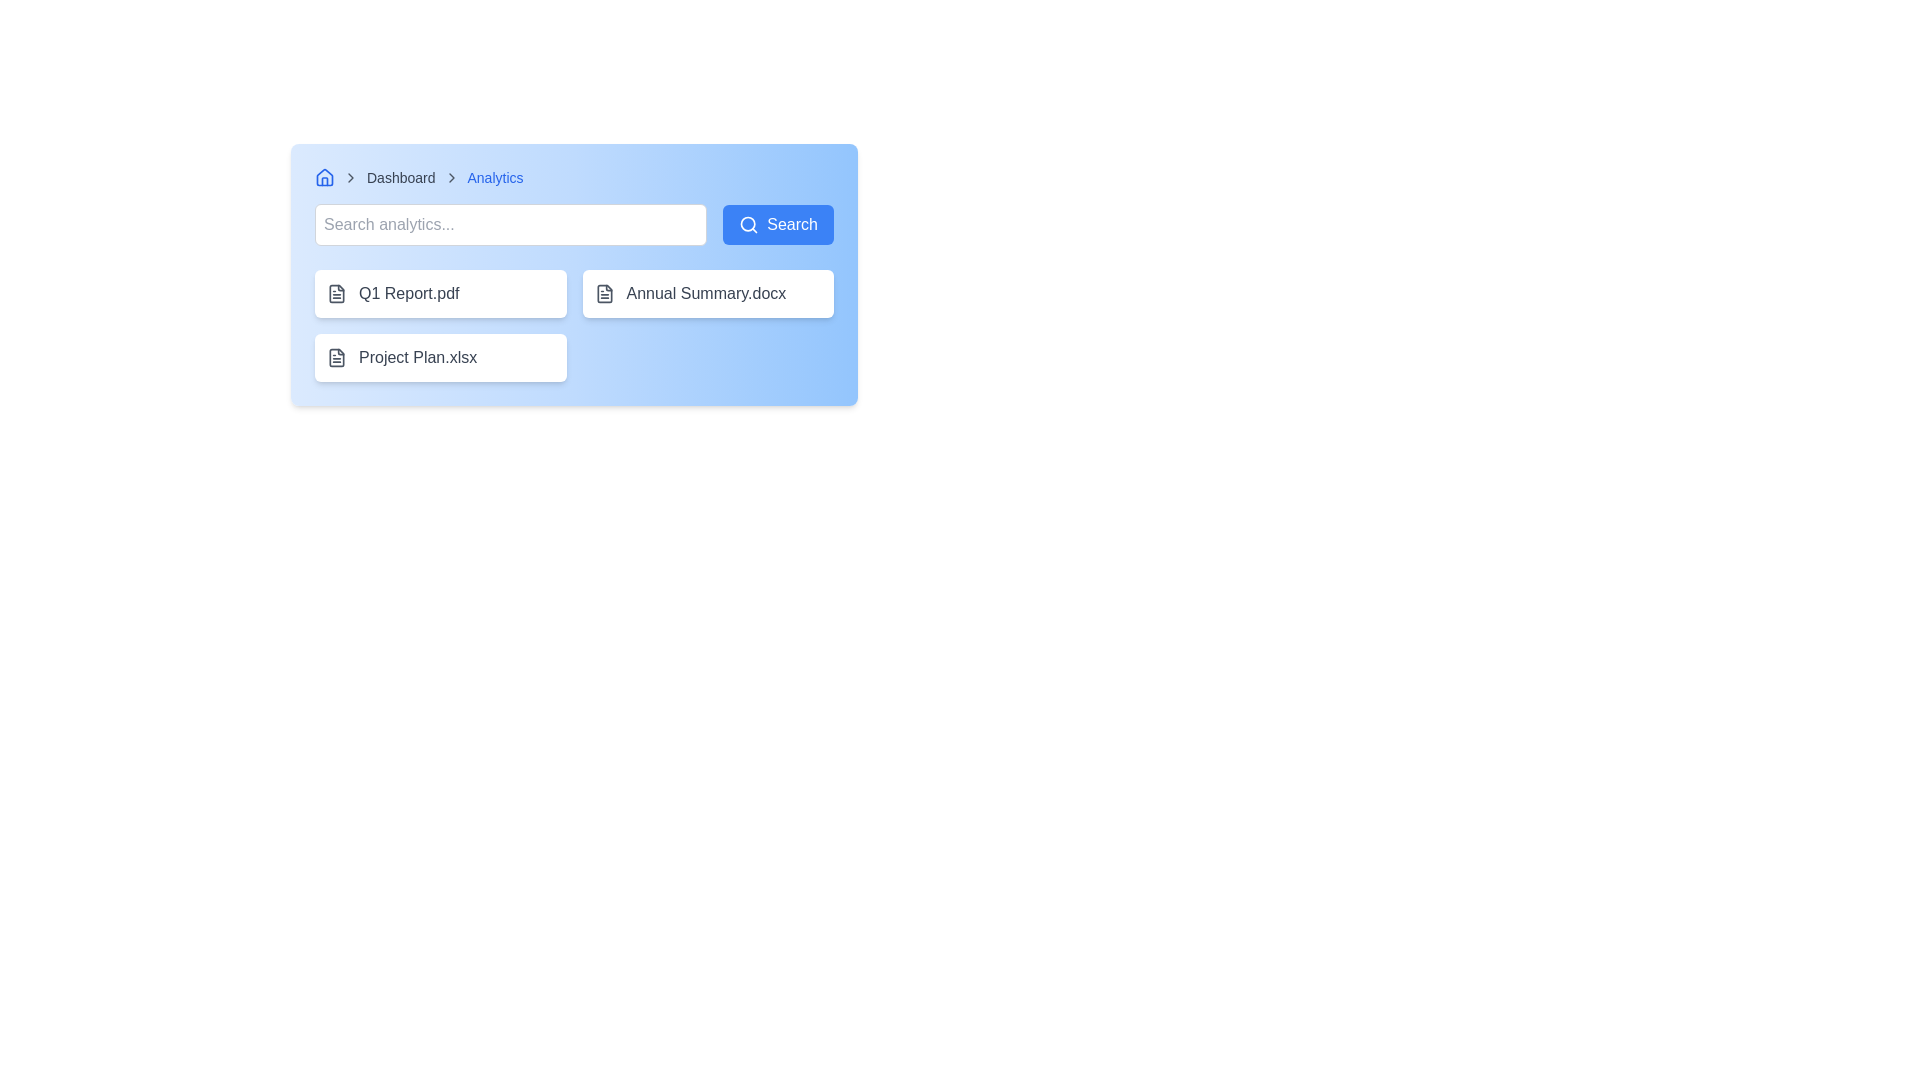  What do you see at coordinates (439, 293) in the screenshot?
I see `the document representation component labeled 'Q1 Report.pdf'` at bounding box center [439, 293].